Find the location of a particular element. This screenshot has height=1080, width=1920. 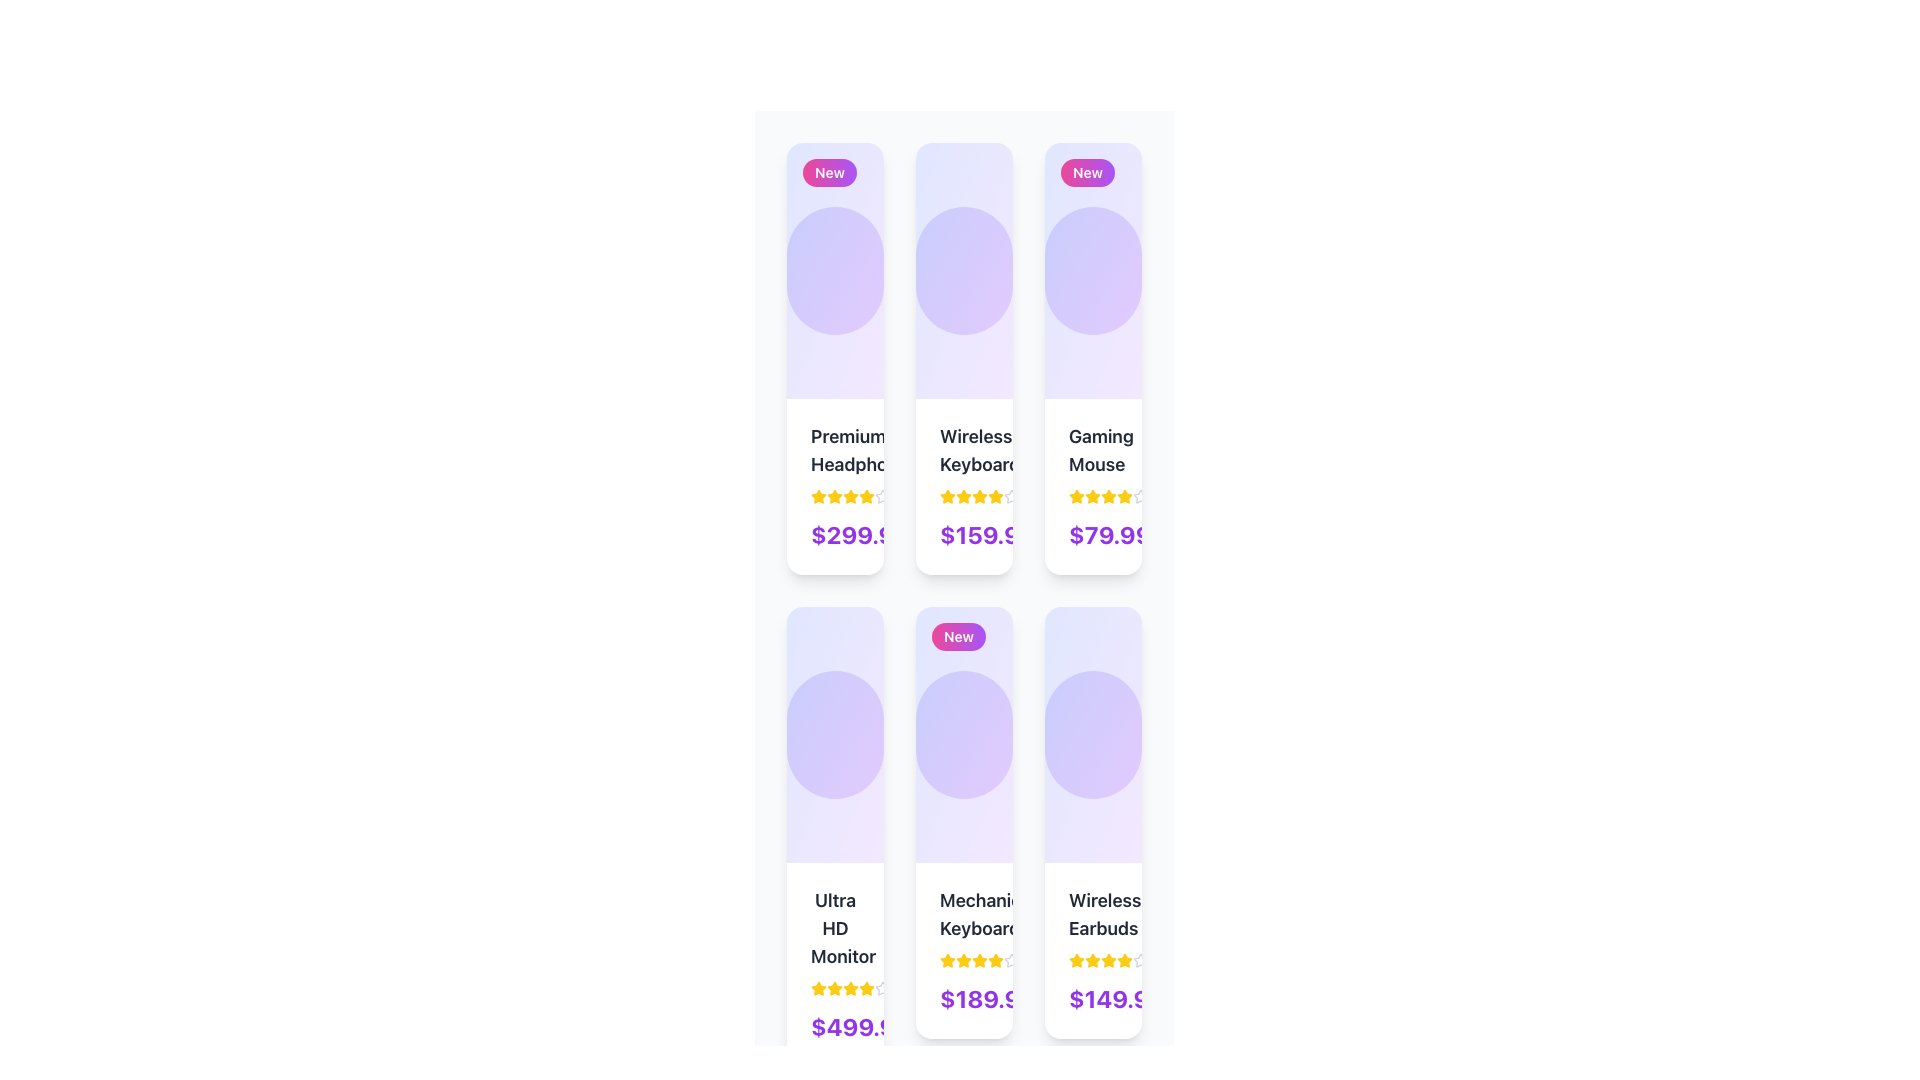

the first star icon in the star rating component on the product card to interact with the rating is located at coordinates (819, 987).